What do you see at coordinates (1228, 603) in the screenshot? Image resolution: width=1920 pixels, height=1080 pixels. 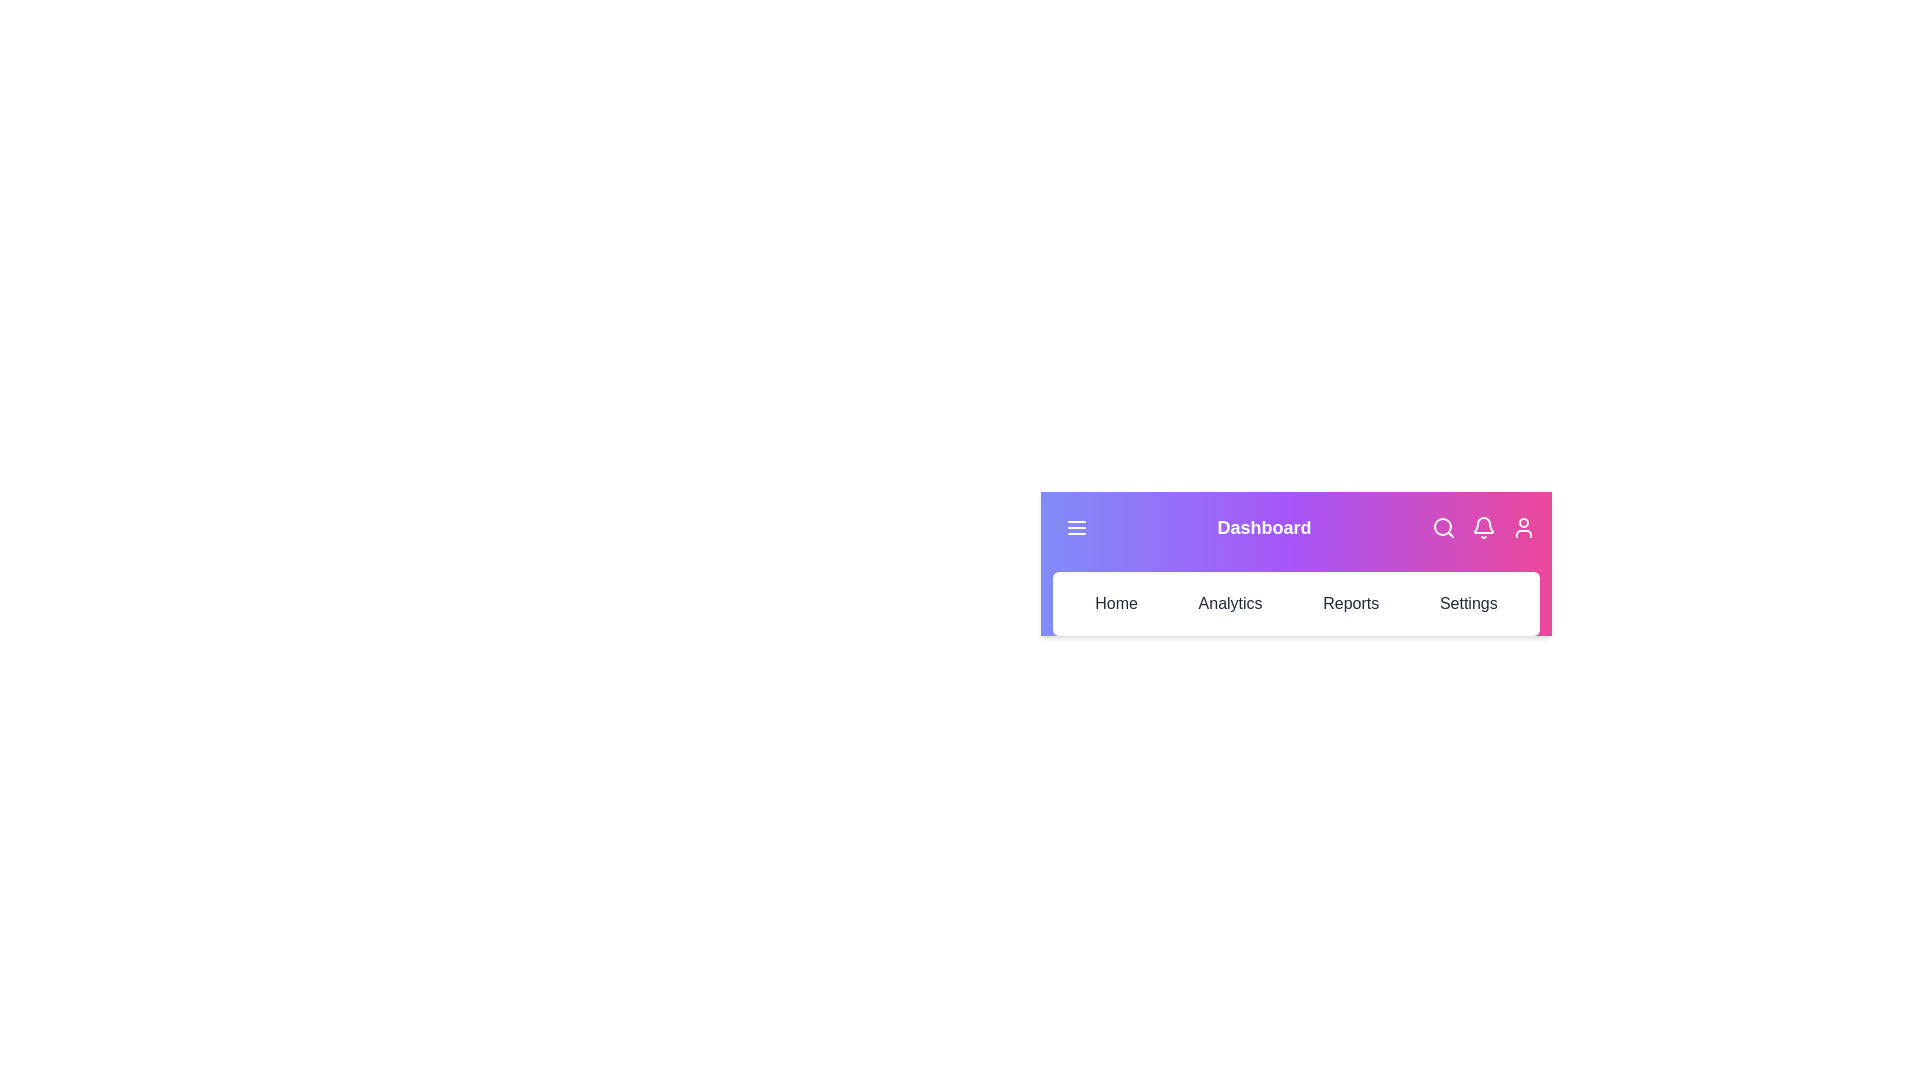 I see `the 'Analytics' tab to navigate to the Analytics section` at bounding box center [1228, 603].